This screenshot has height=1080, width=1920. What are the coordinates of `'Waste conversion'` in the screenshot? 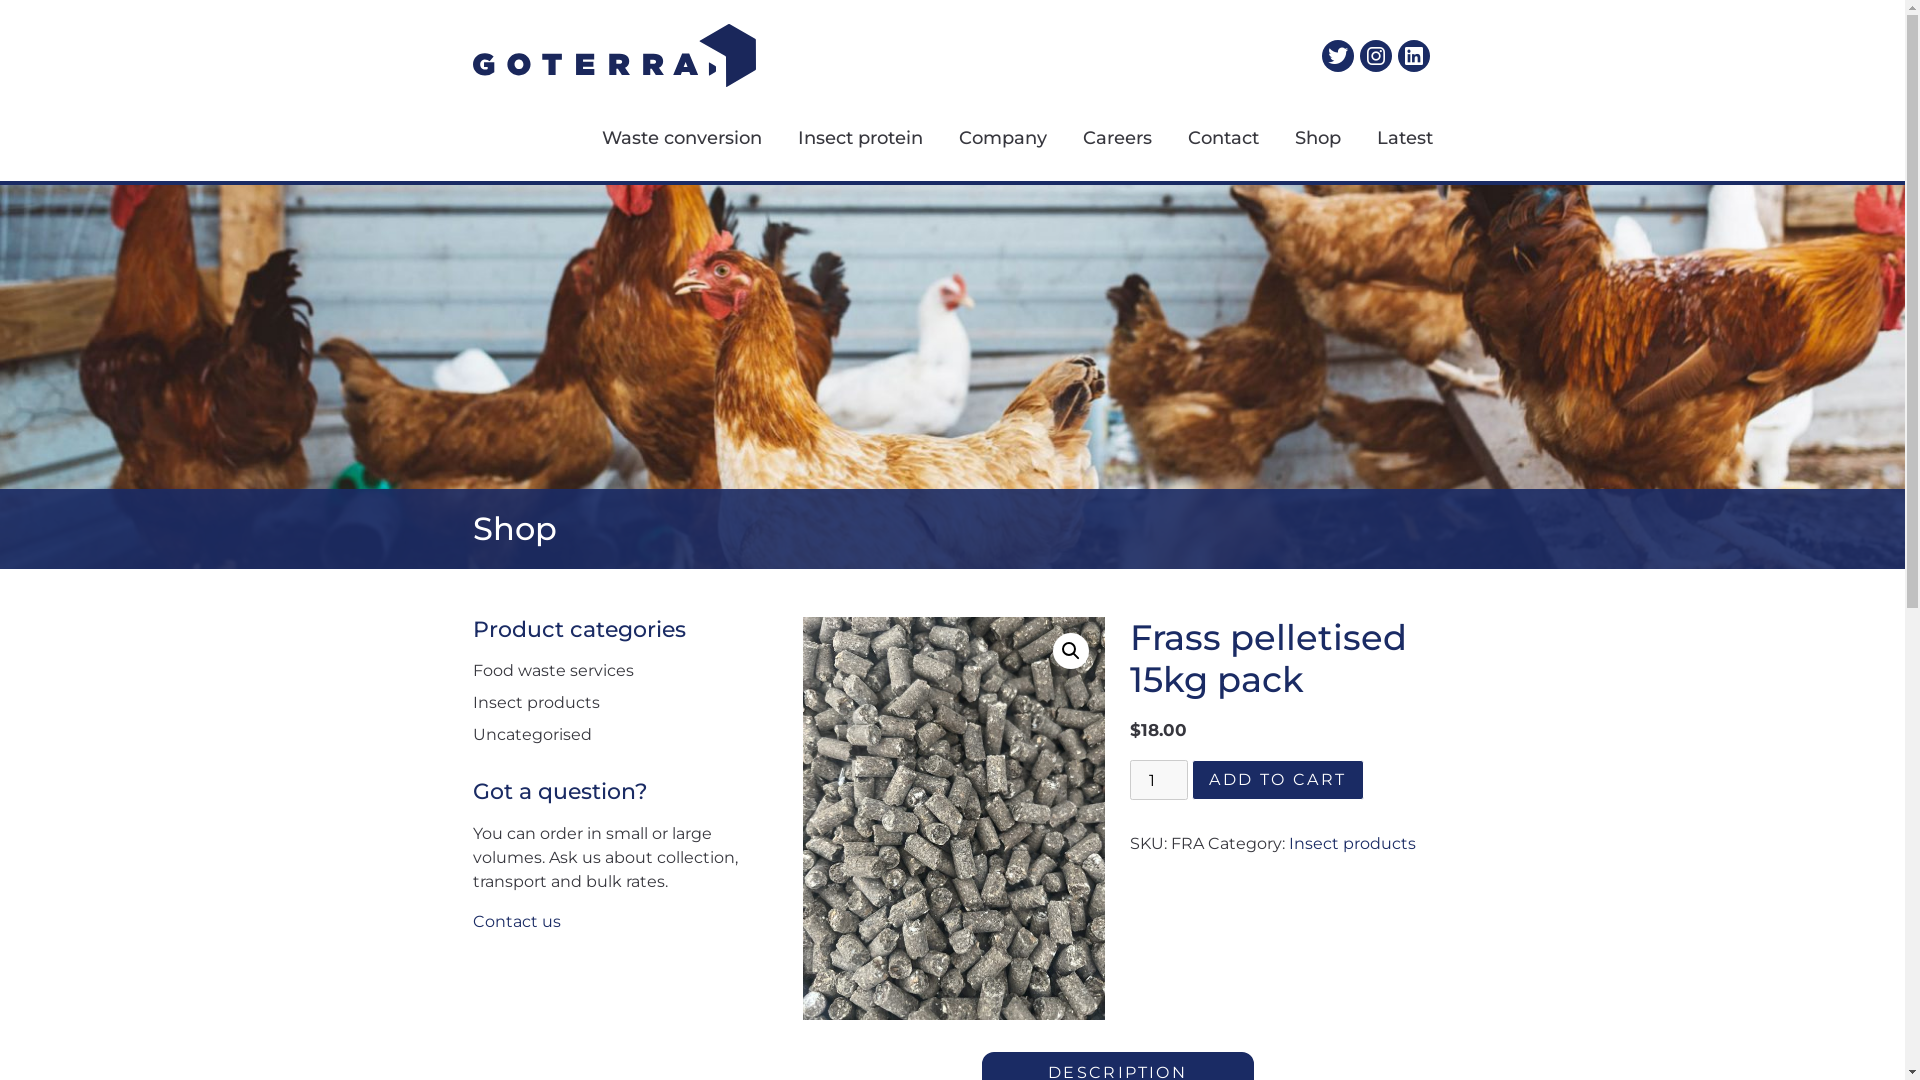 It's located at (663, 137).